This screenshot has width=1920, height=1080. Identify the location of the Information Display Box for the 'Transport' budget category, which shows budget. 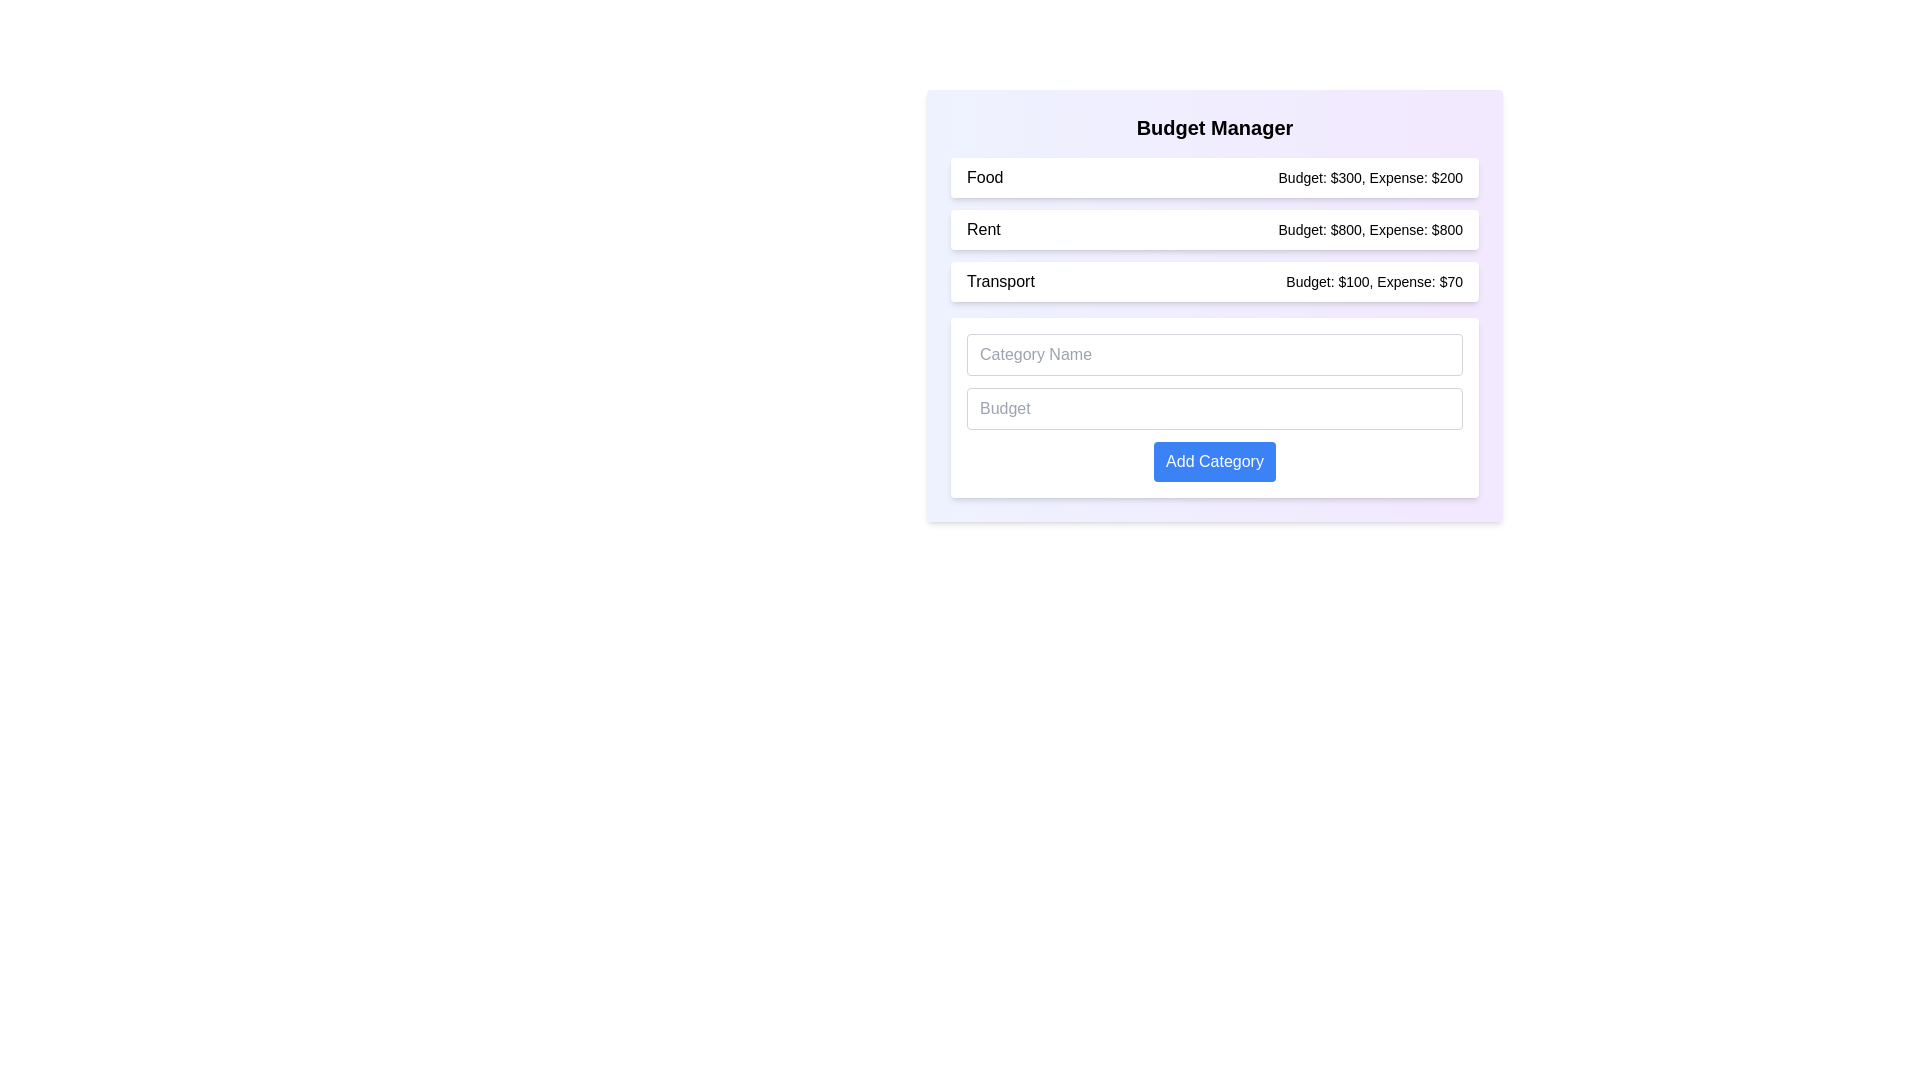
(1213, 281).